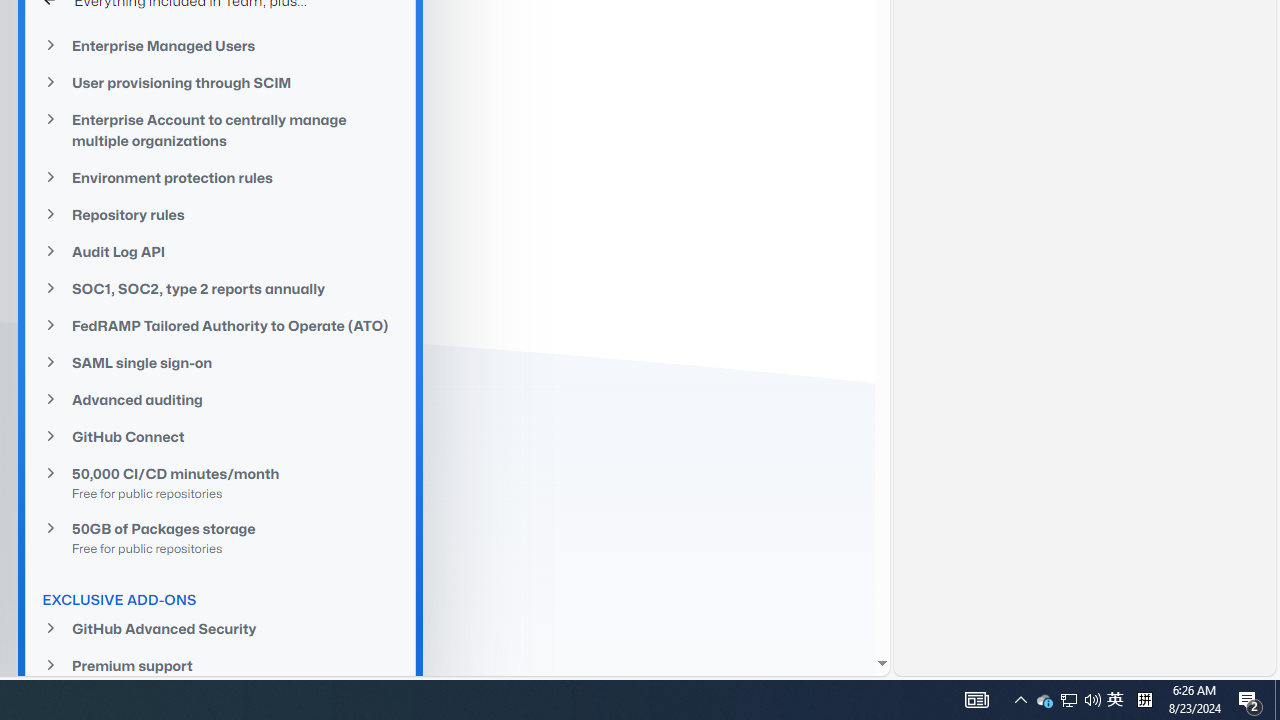 This screenshot has width=1280, height=720. Describe the element at coordinates (220, 435) in the screenshot. I see `'GitHub Connect'` at that location.